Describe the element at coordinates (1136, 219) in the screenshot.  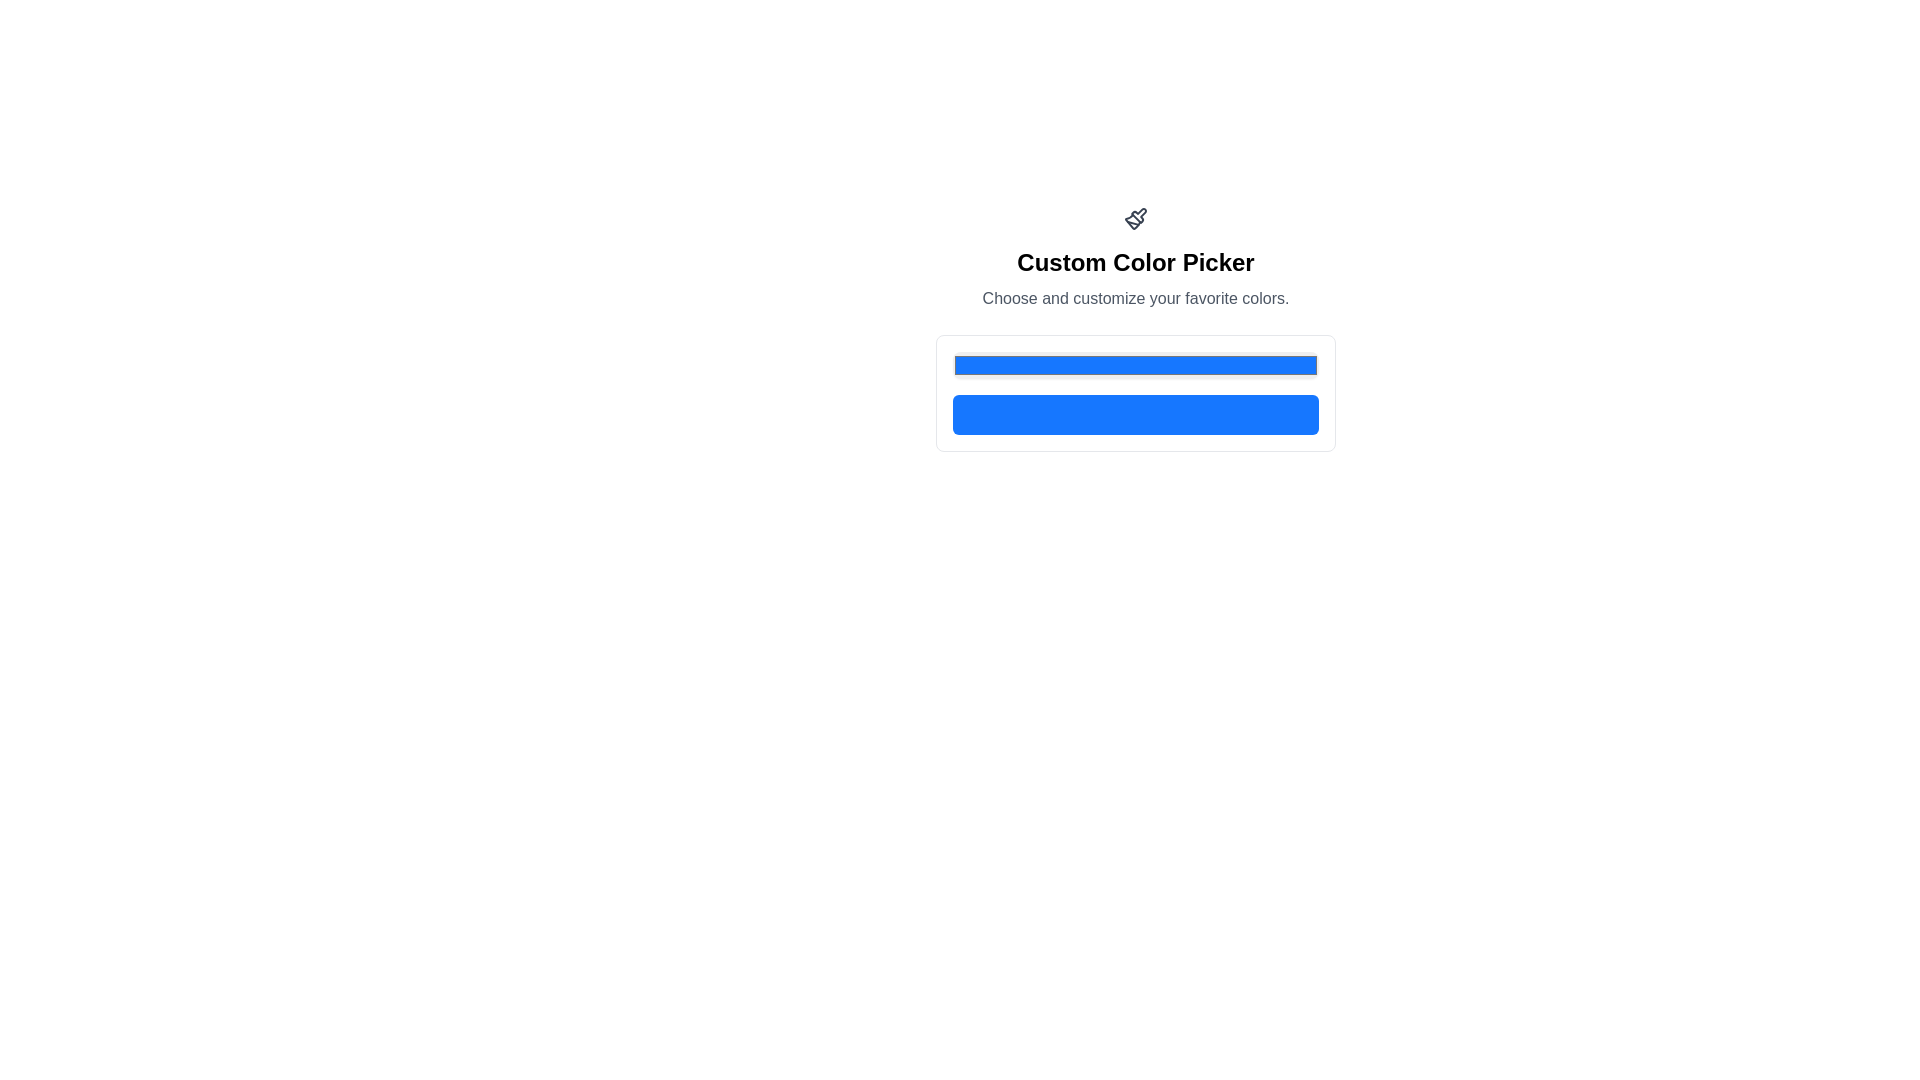
I see `the minimalistic gray paintbrush icon located above the 'Custom Color Picker' text` at that location.